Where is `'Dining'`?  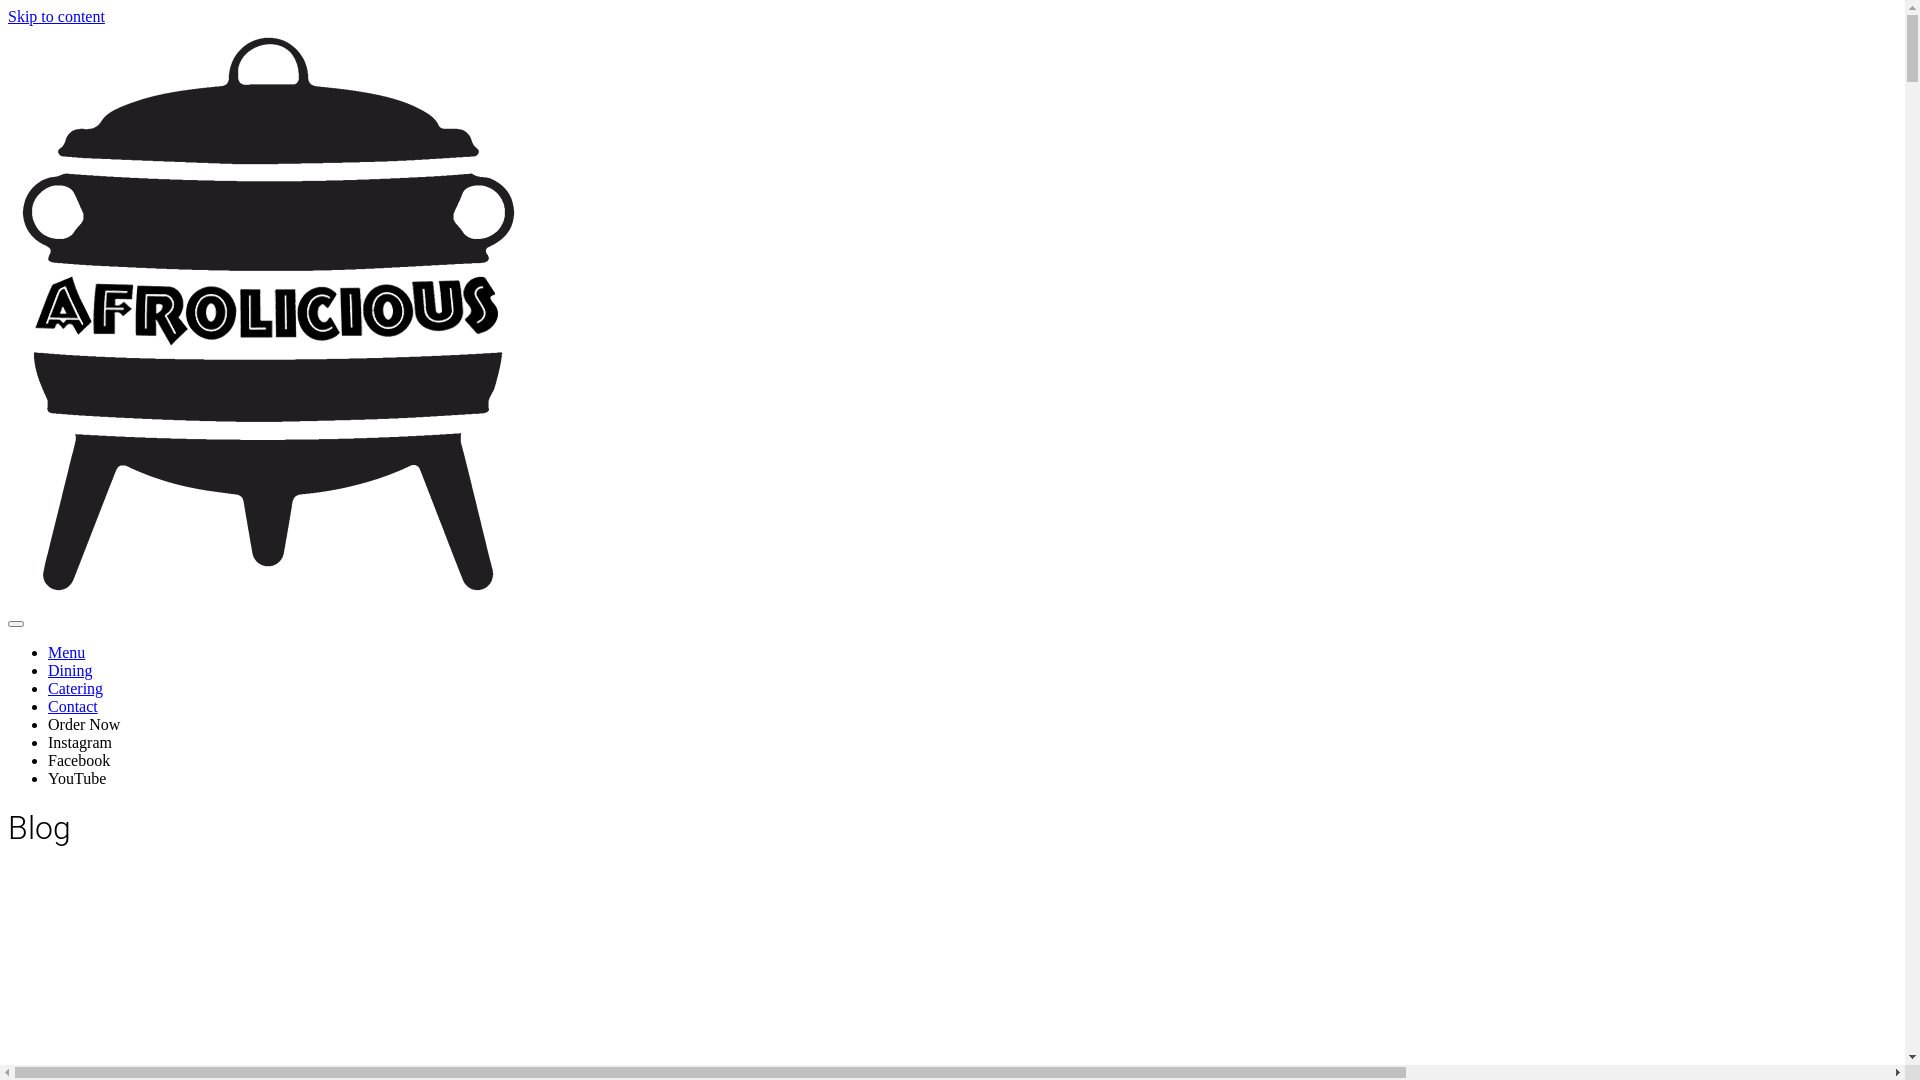
'Dining' is located at coordinates (70, 670).